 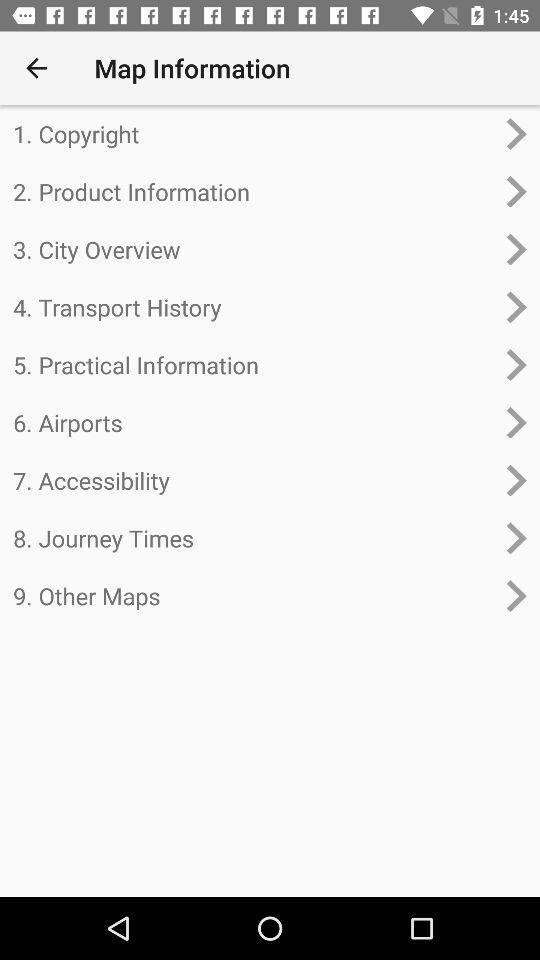 What do you see at coordinates (253, 596) in the screenshot?
I see `9. other maps` at bounding box center [253, 596].